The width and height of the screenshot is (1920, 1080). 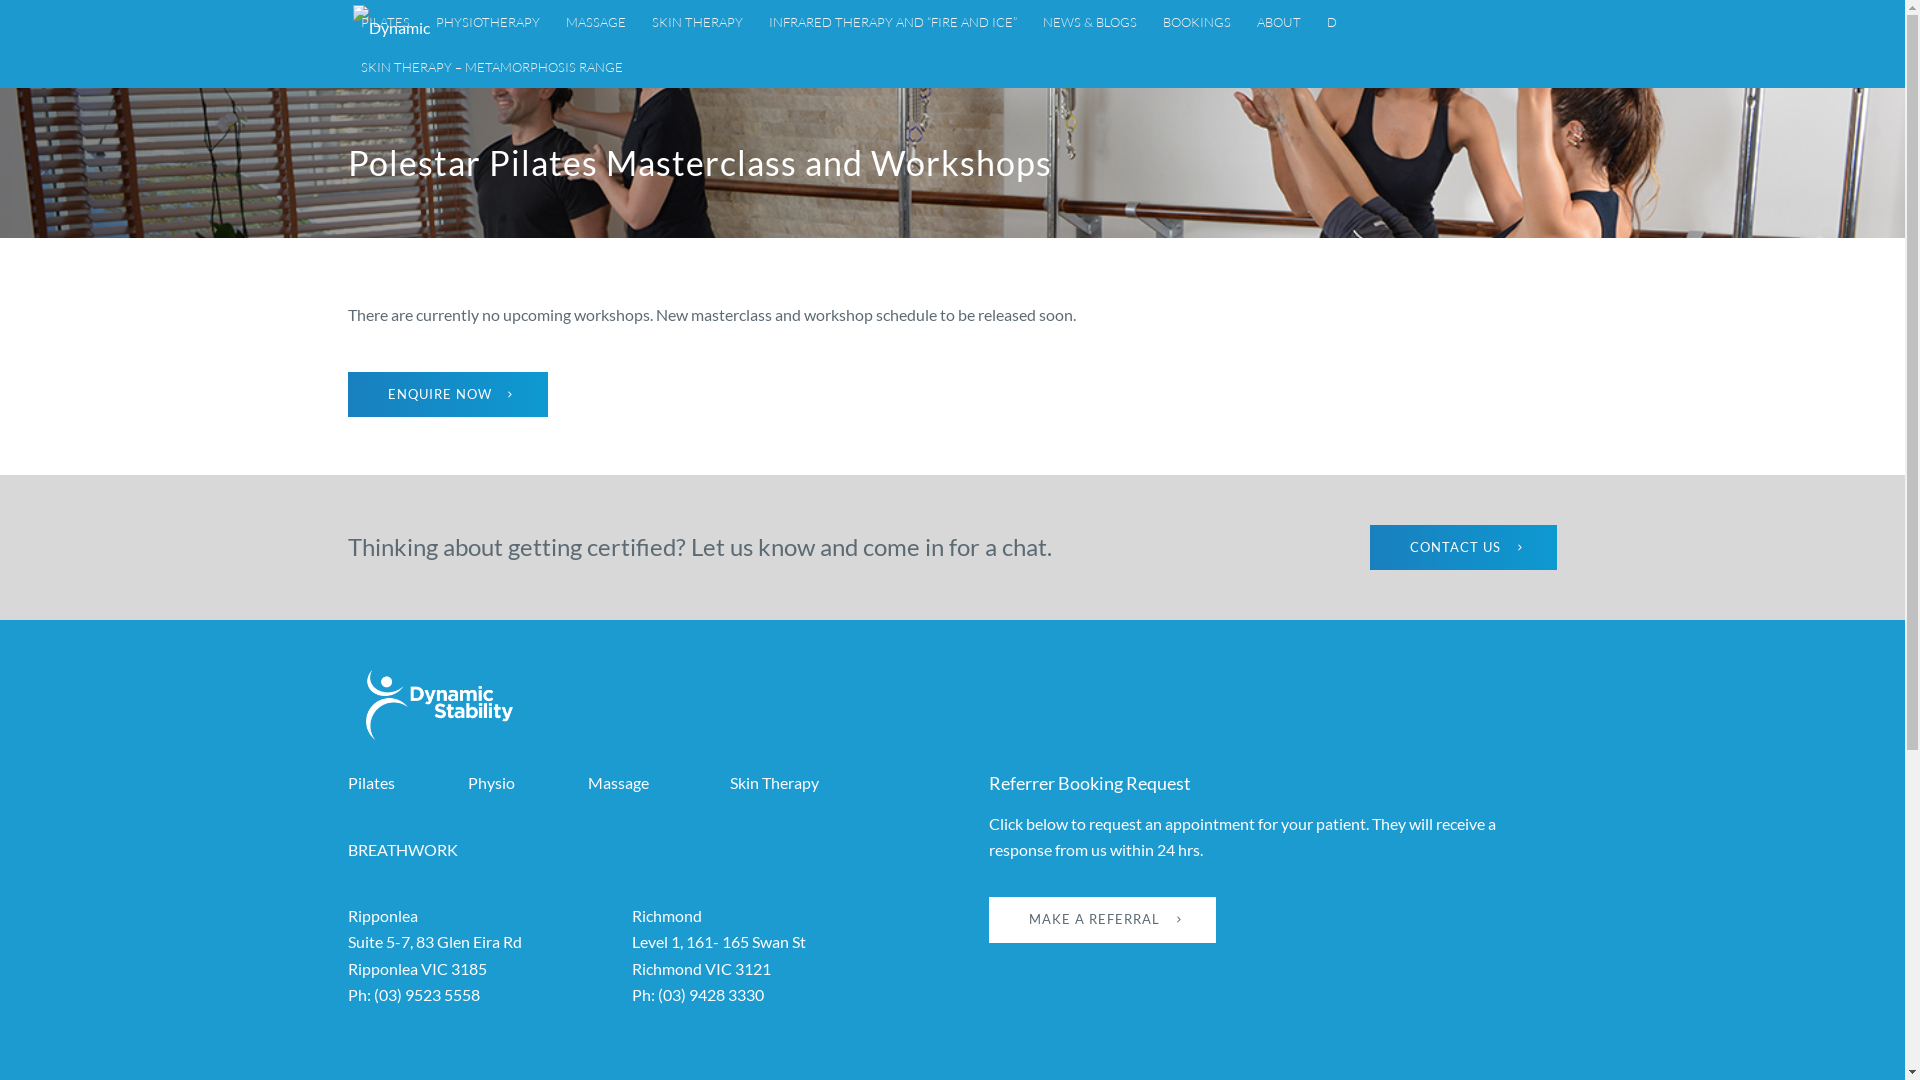 What do you see at coordinates (1088, 22) in the screenshot?
I see `'NEWS & BLOGS'` at bounding box center [1088, 22].